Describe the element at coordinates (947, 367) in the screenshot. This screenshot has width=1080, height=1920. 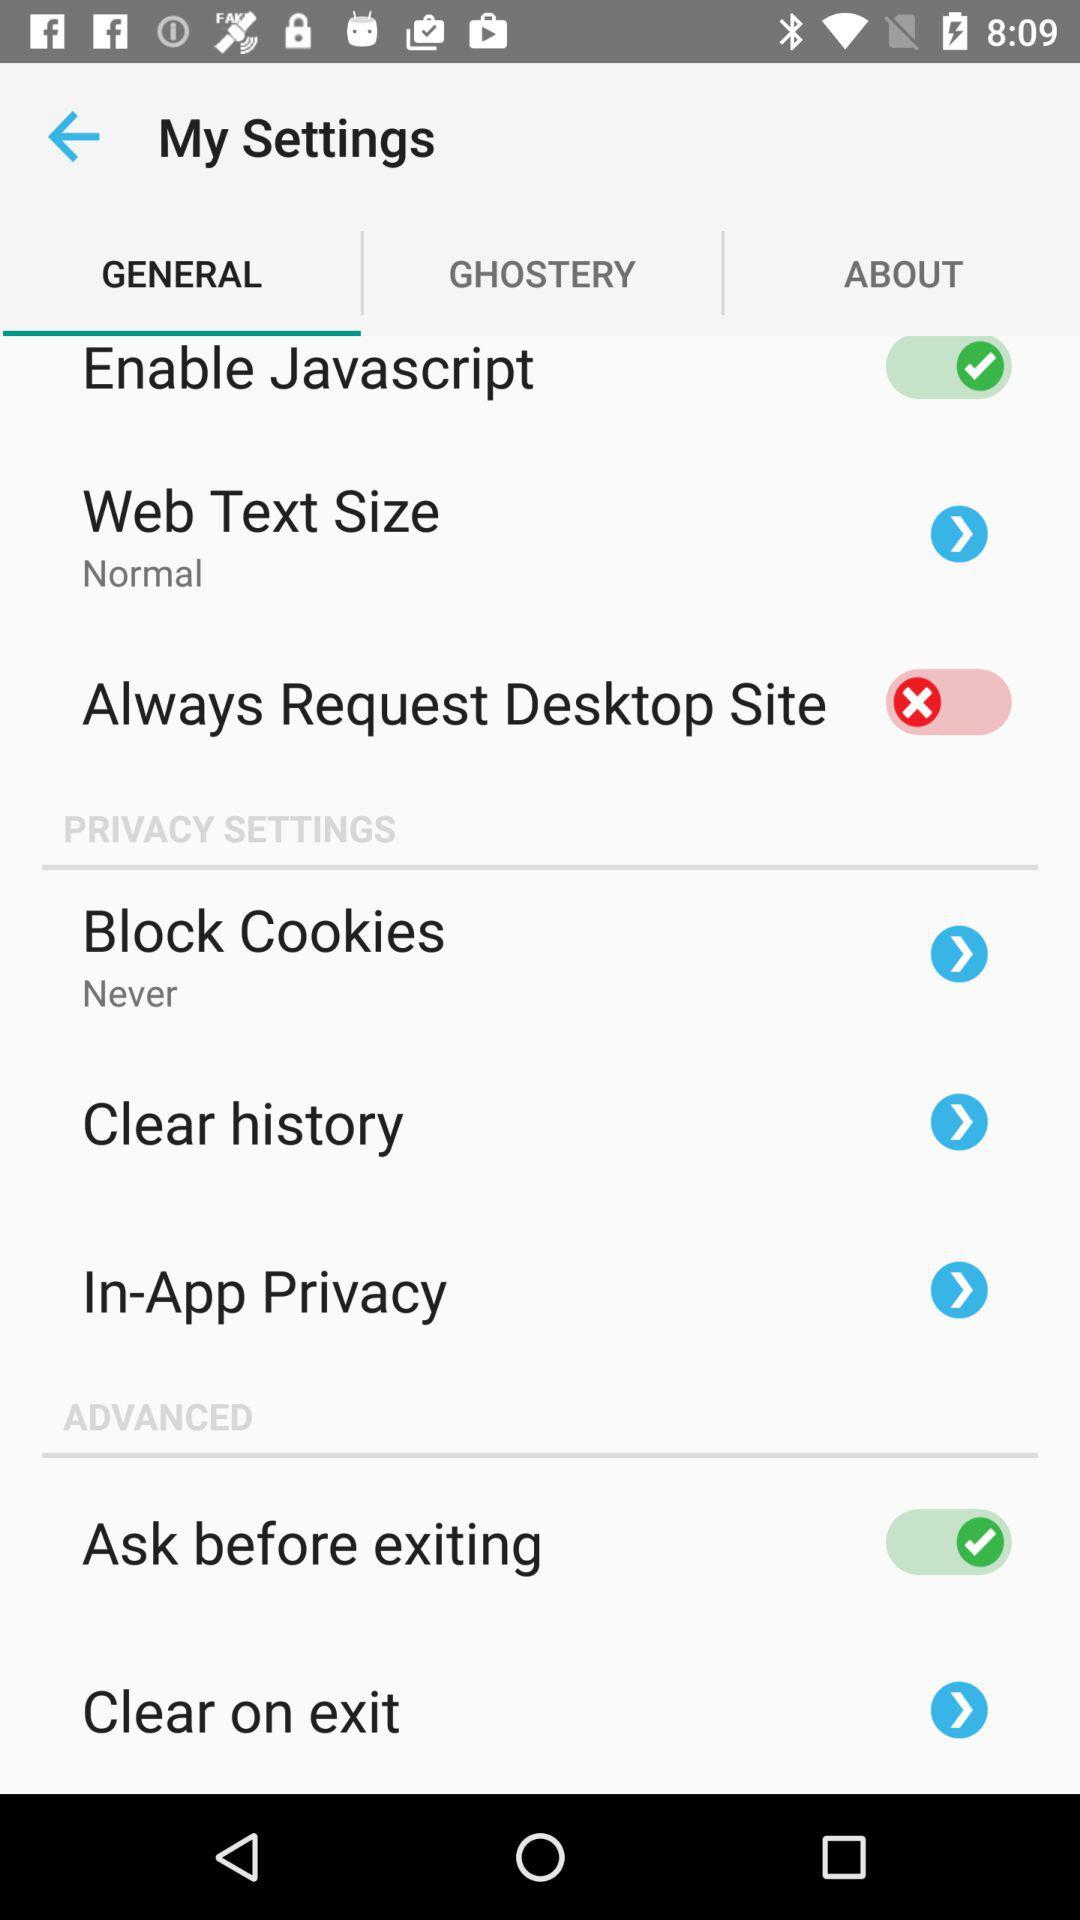
I see `switch off` at that location.